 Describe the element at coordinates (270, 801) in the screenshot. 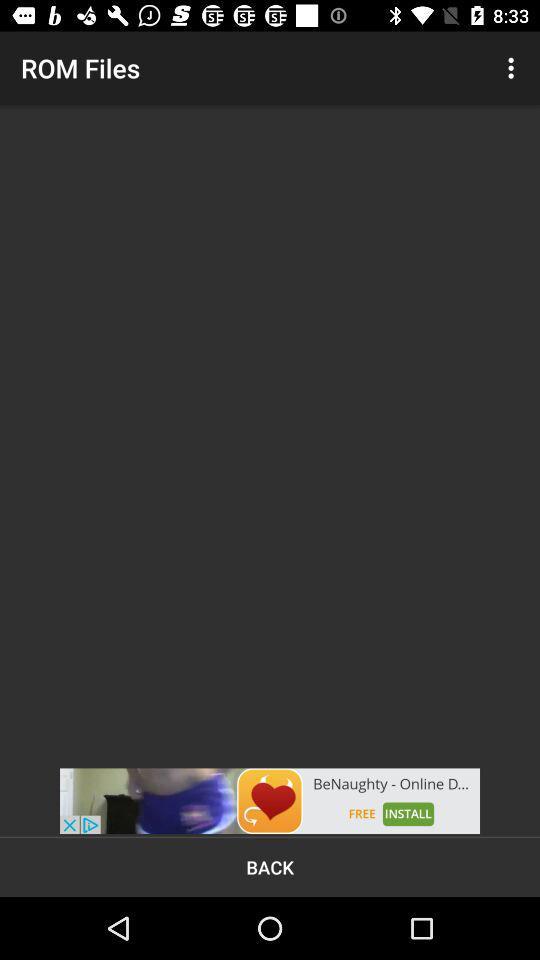

I see `click on benaughty advertisement` at that location.